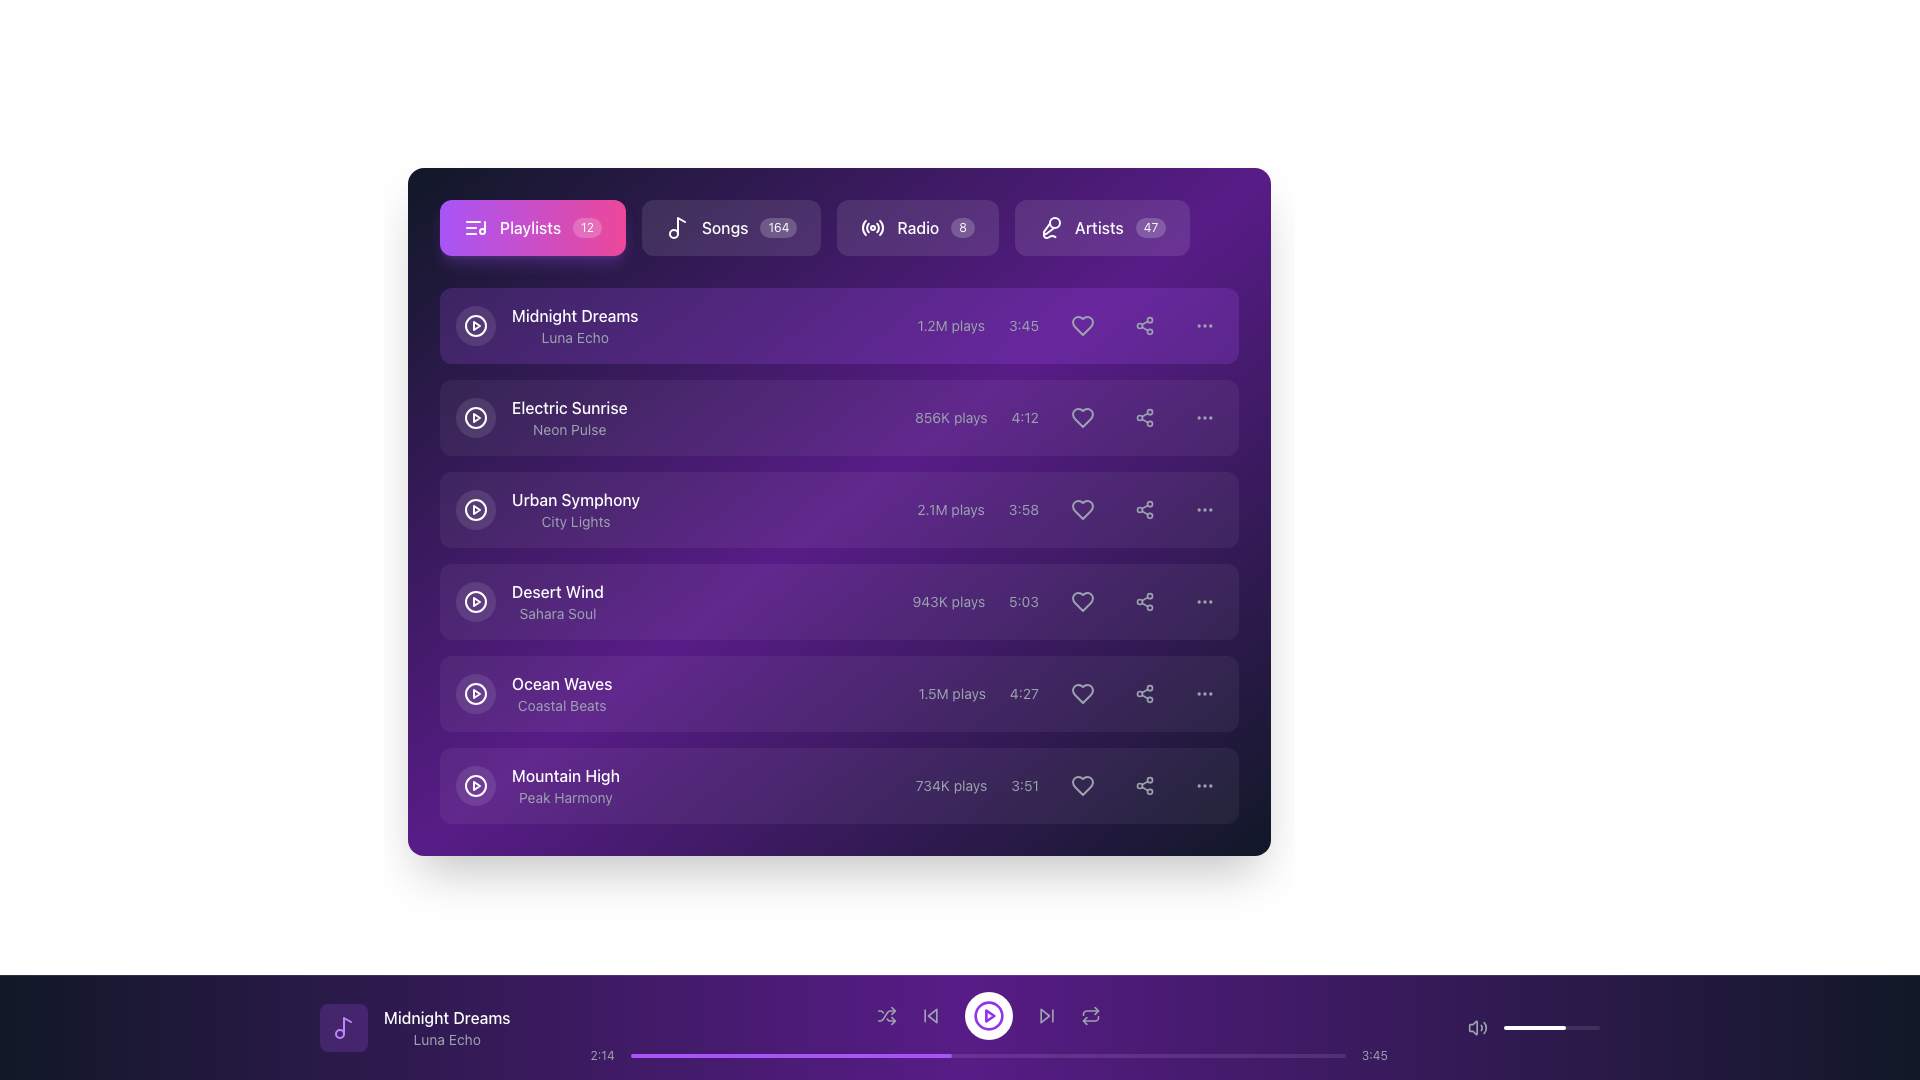 This screenshot has height=1080, width=1920. Describe the element at coordinates (1069, 693) in the screenshot. I see `the heart icon button located in the row labeled 'Ocean Waves - Coastal Beats'` at that location.